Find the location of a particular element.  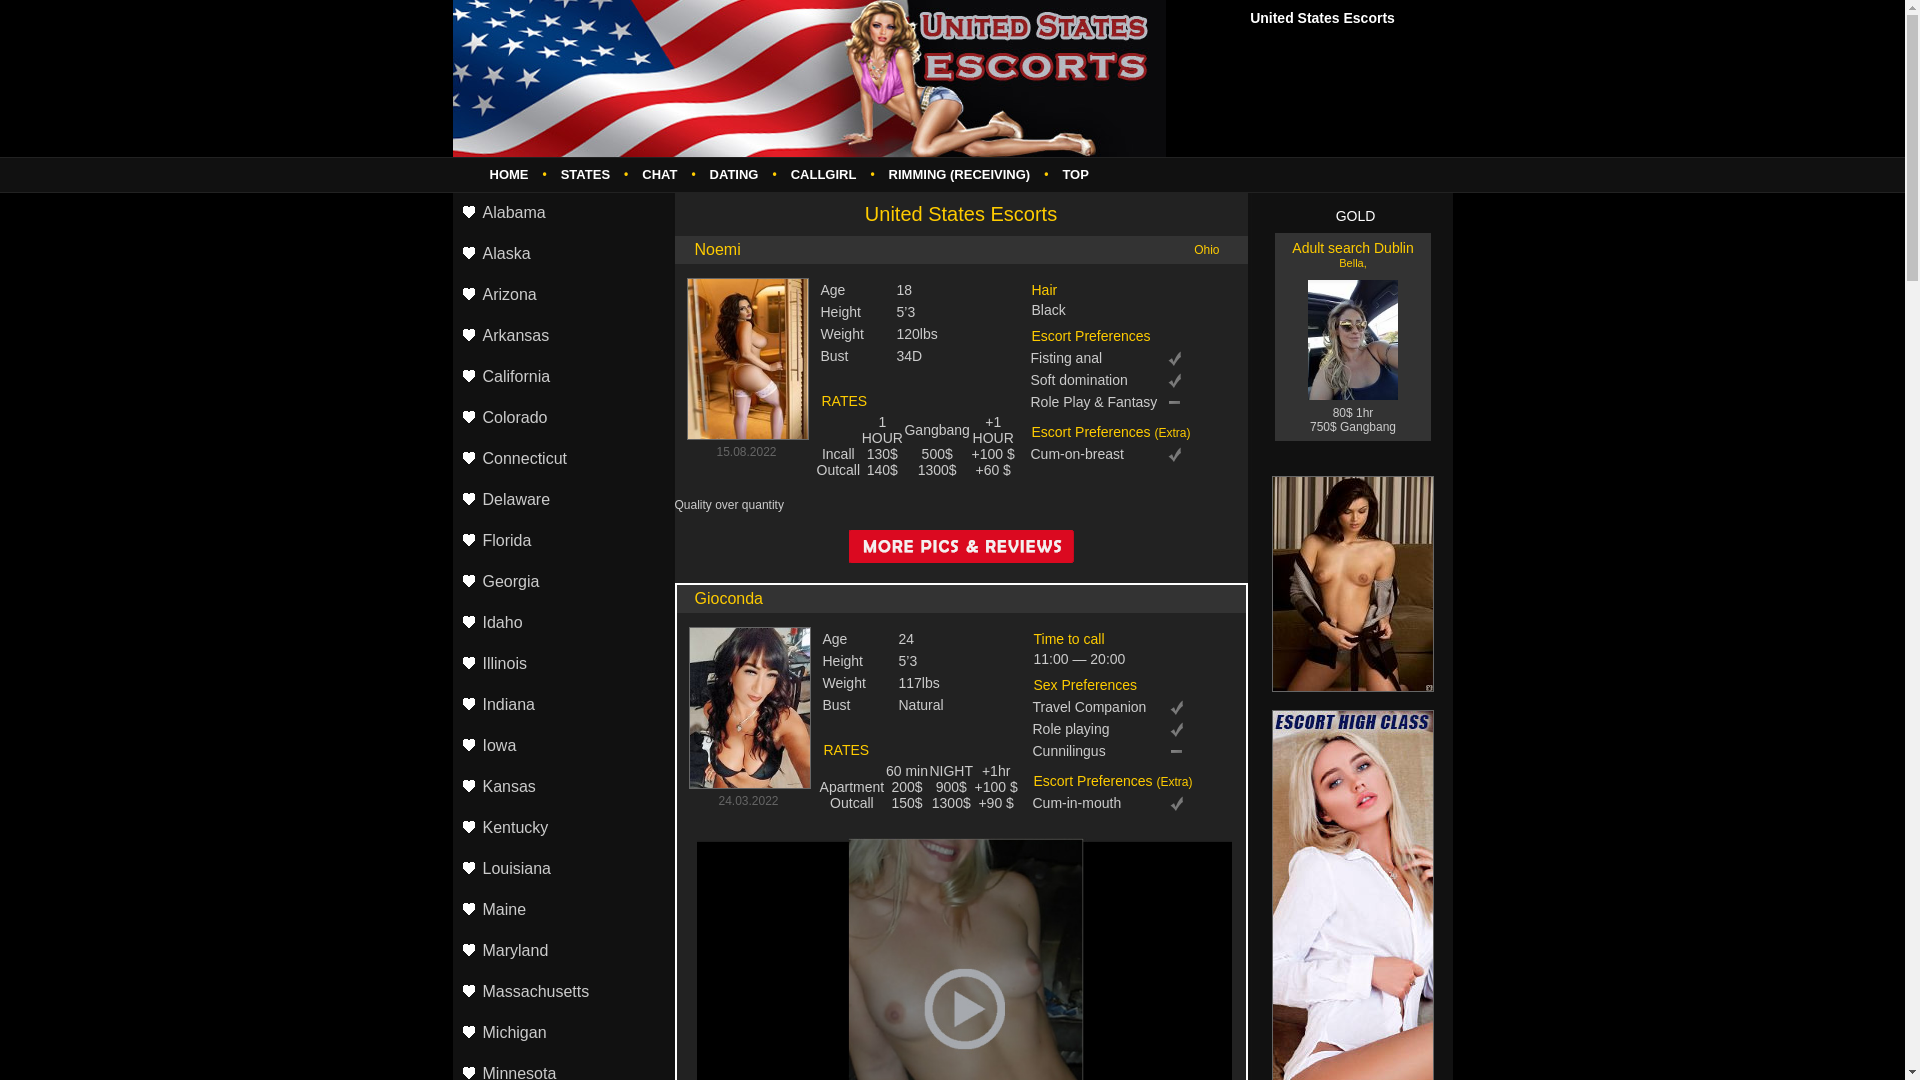

'Michigan' is located at coordinates (560, 1033).